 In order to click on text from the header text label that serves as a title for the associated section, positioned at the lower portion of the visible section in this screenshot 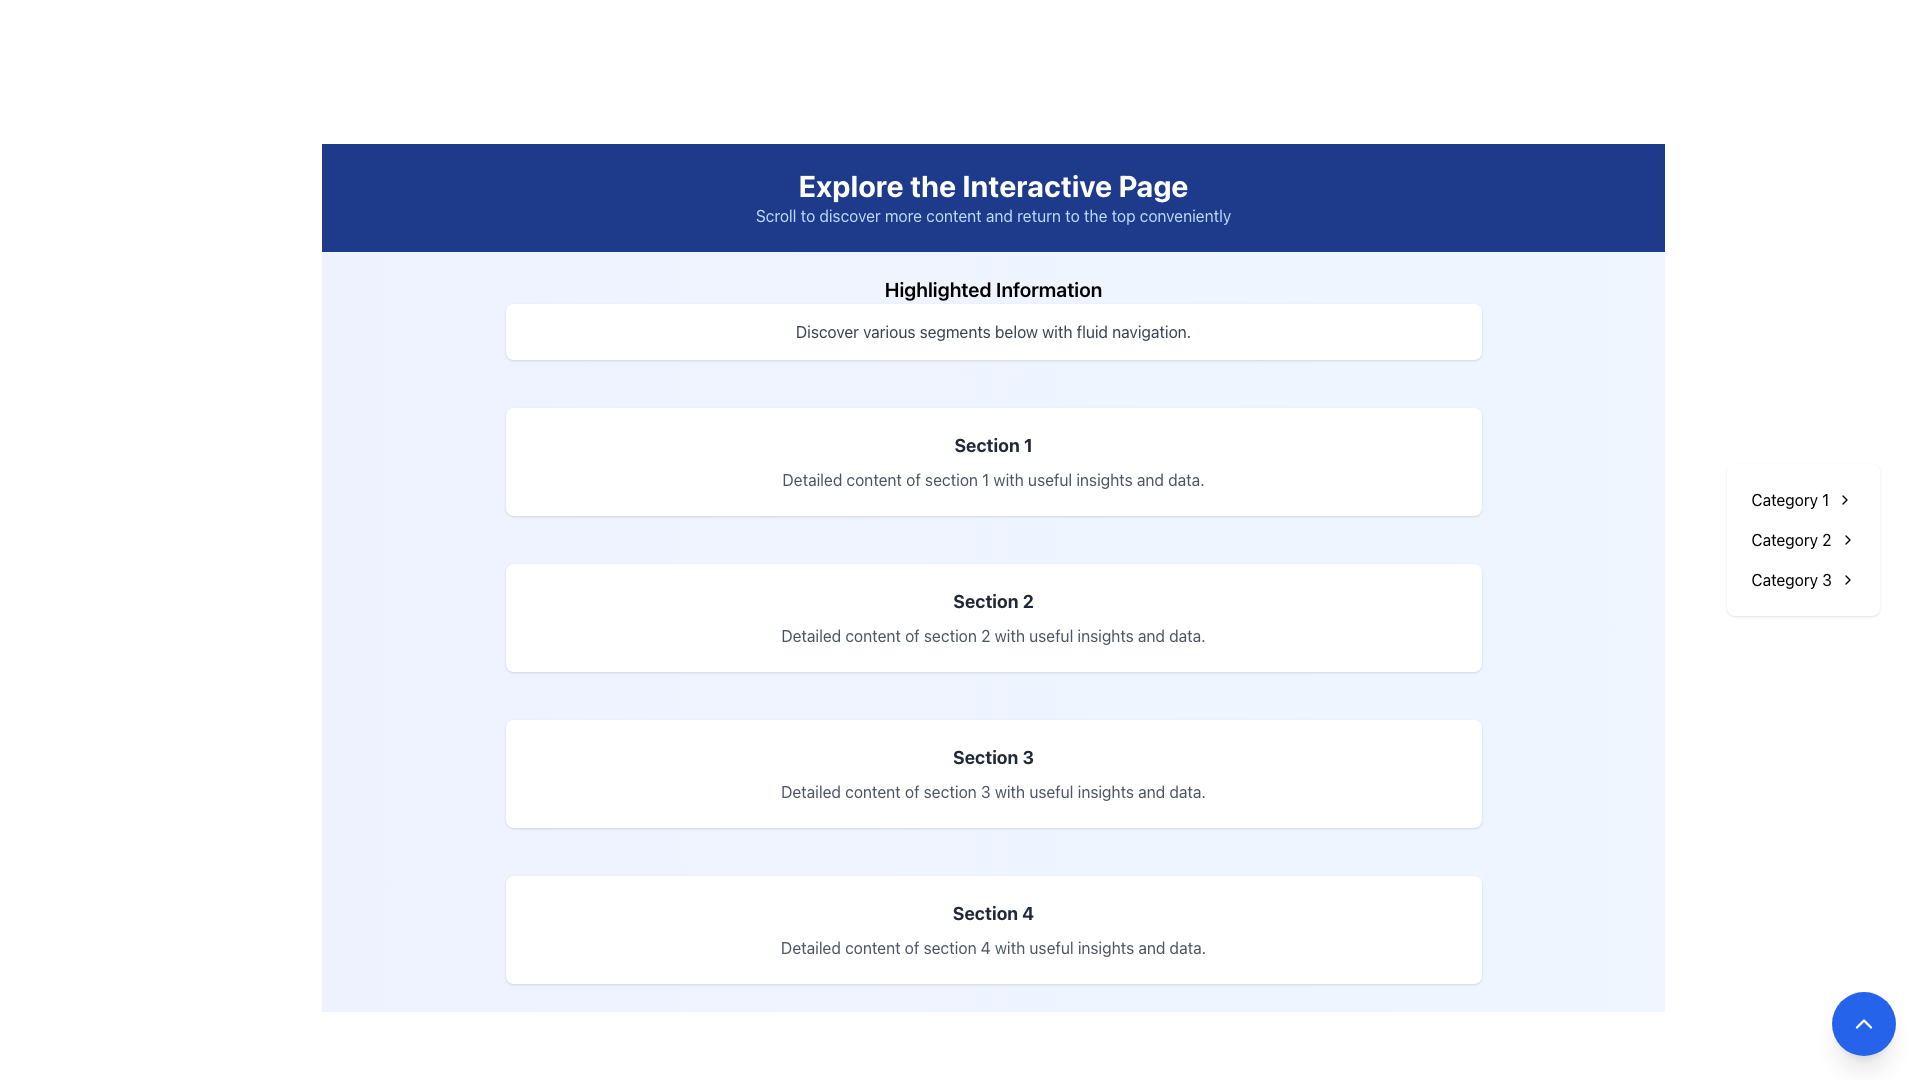, I will do `click(993, 914)`.